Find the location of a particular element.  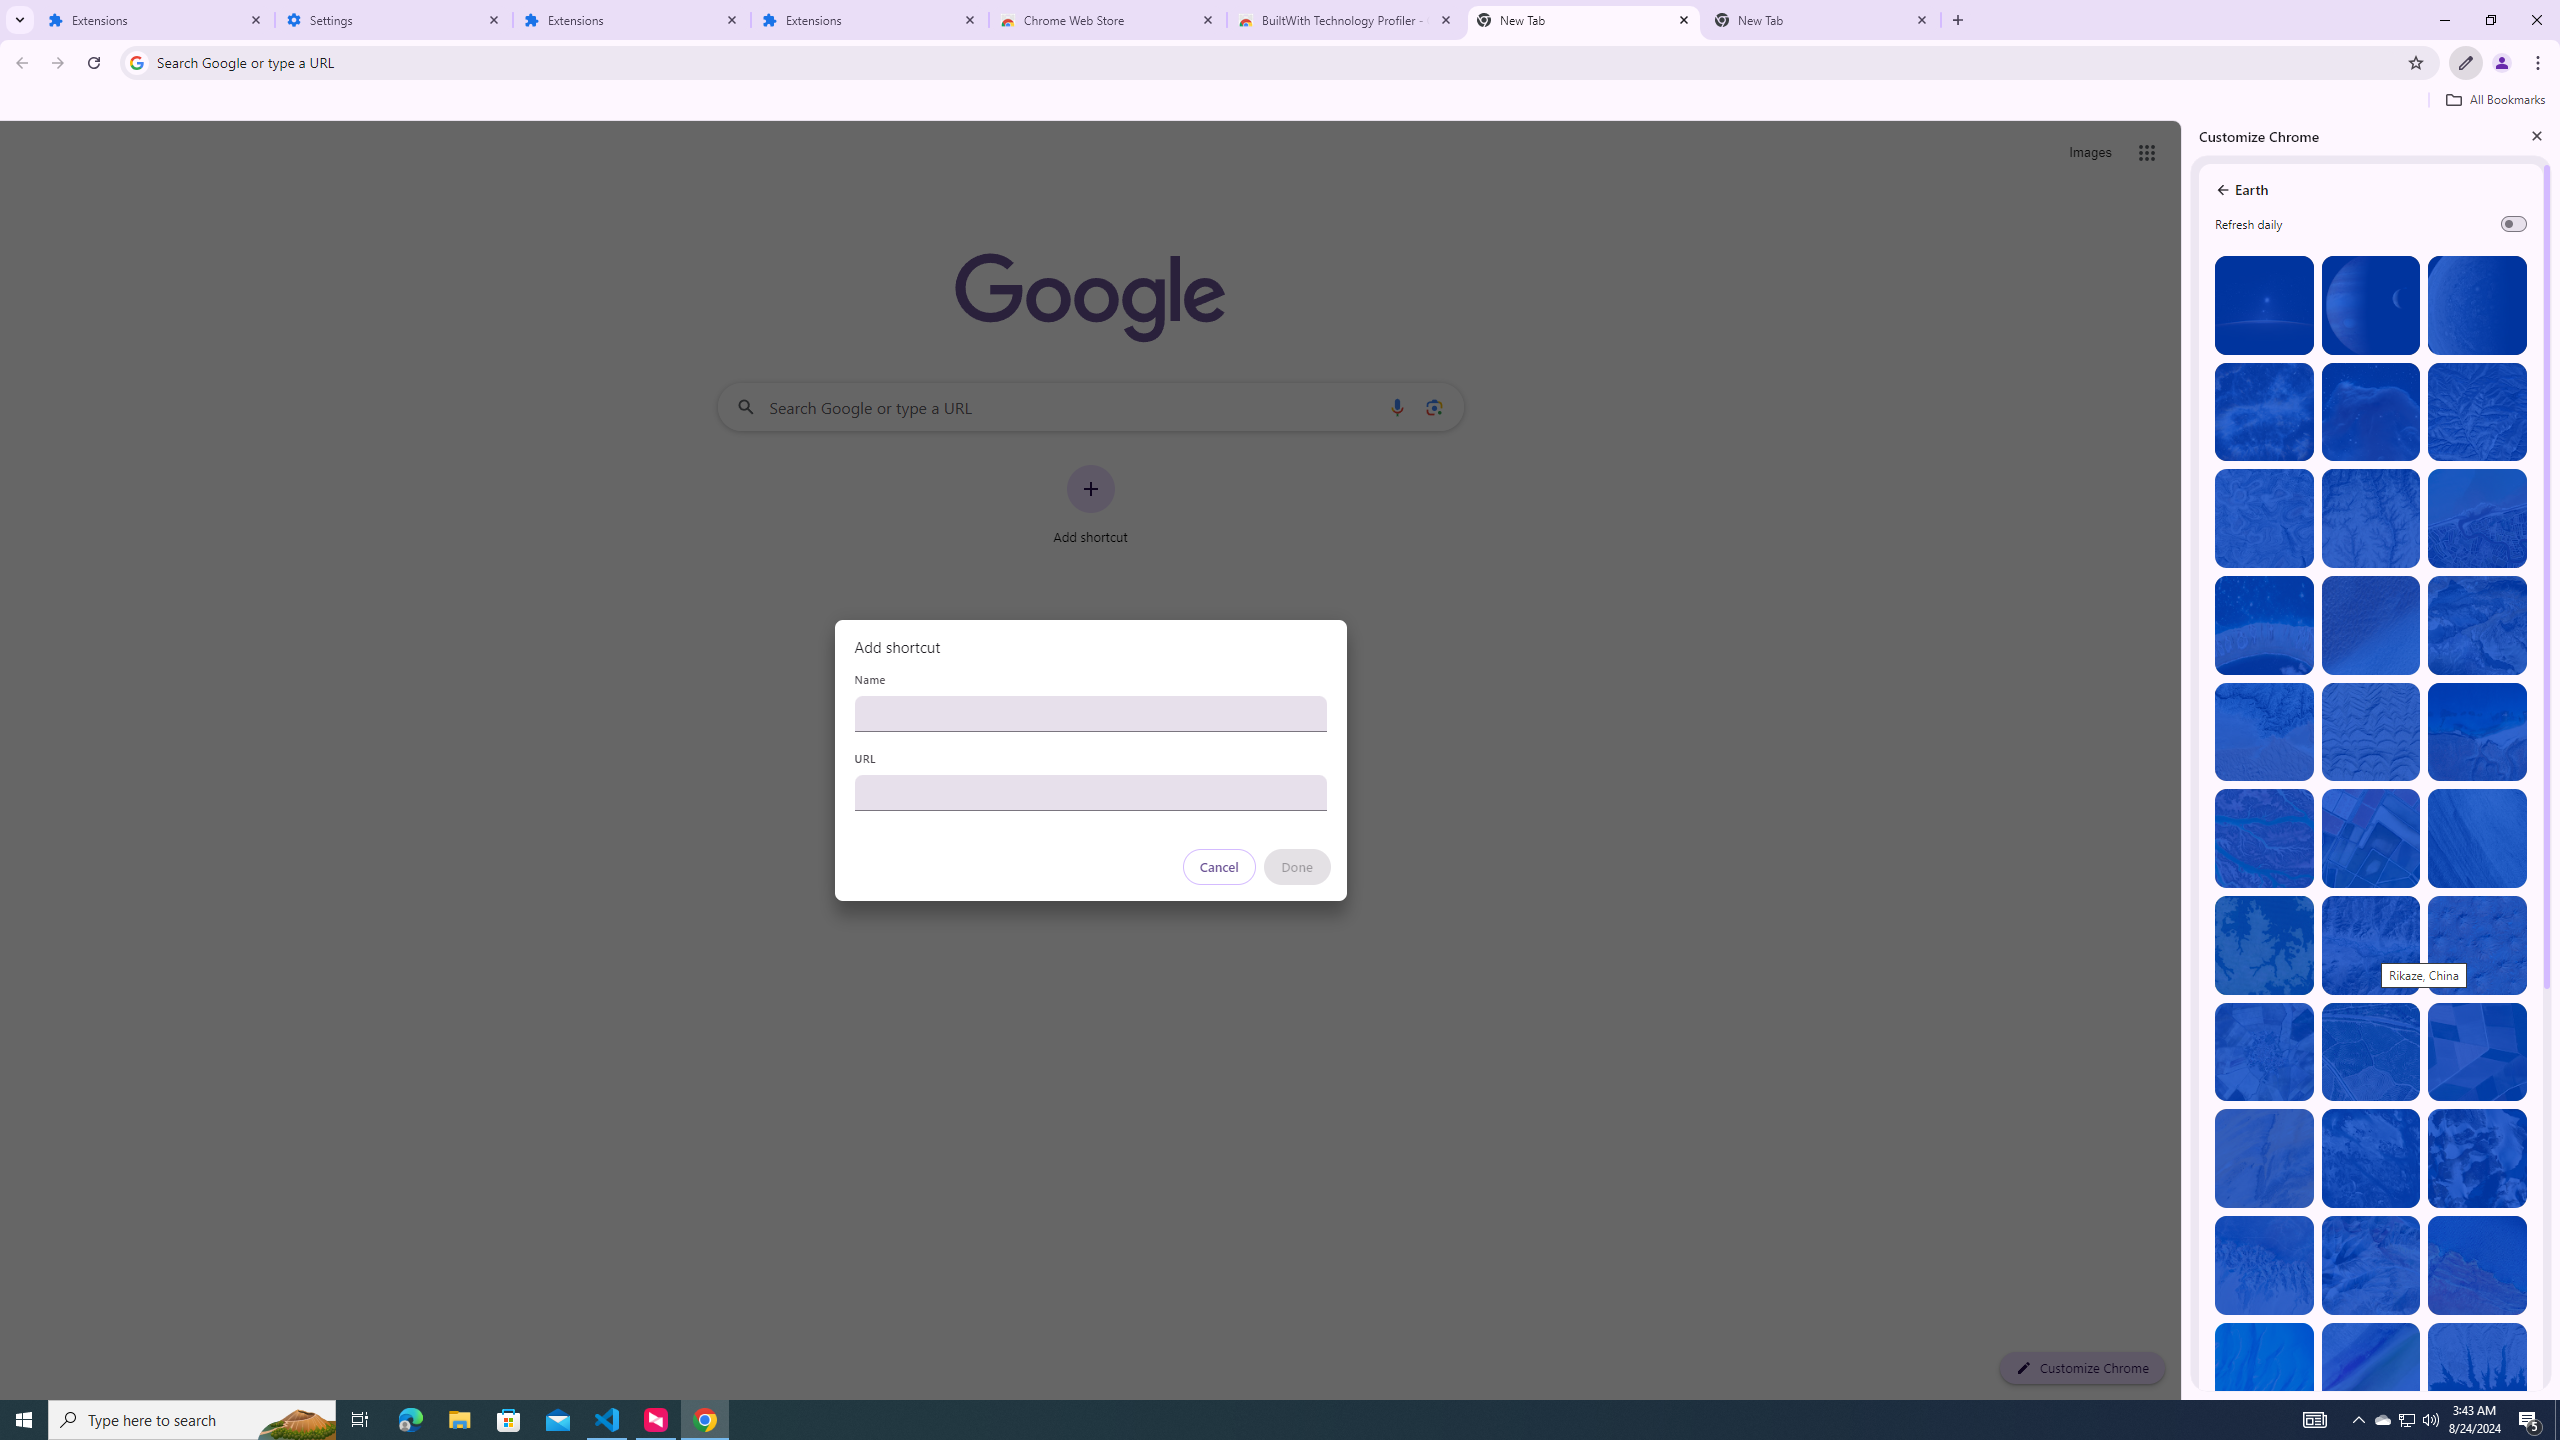

'Settings' is located at coordinates (394, 19).